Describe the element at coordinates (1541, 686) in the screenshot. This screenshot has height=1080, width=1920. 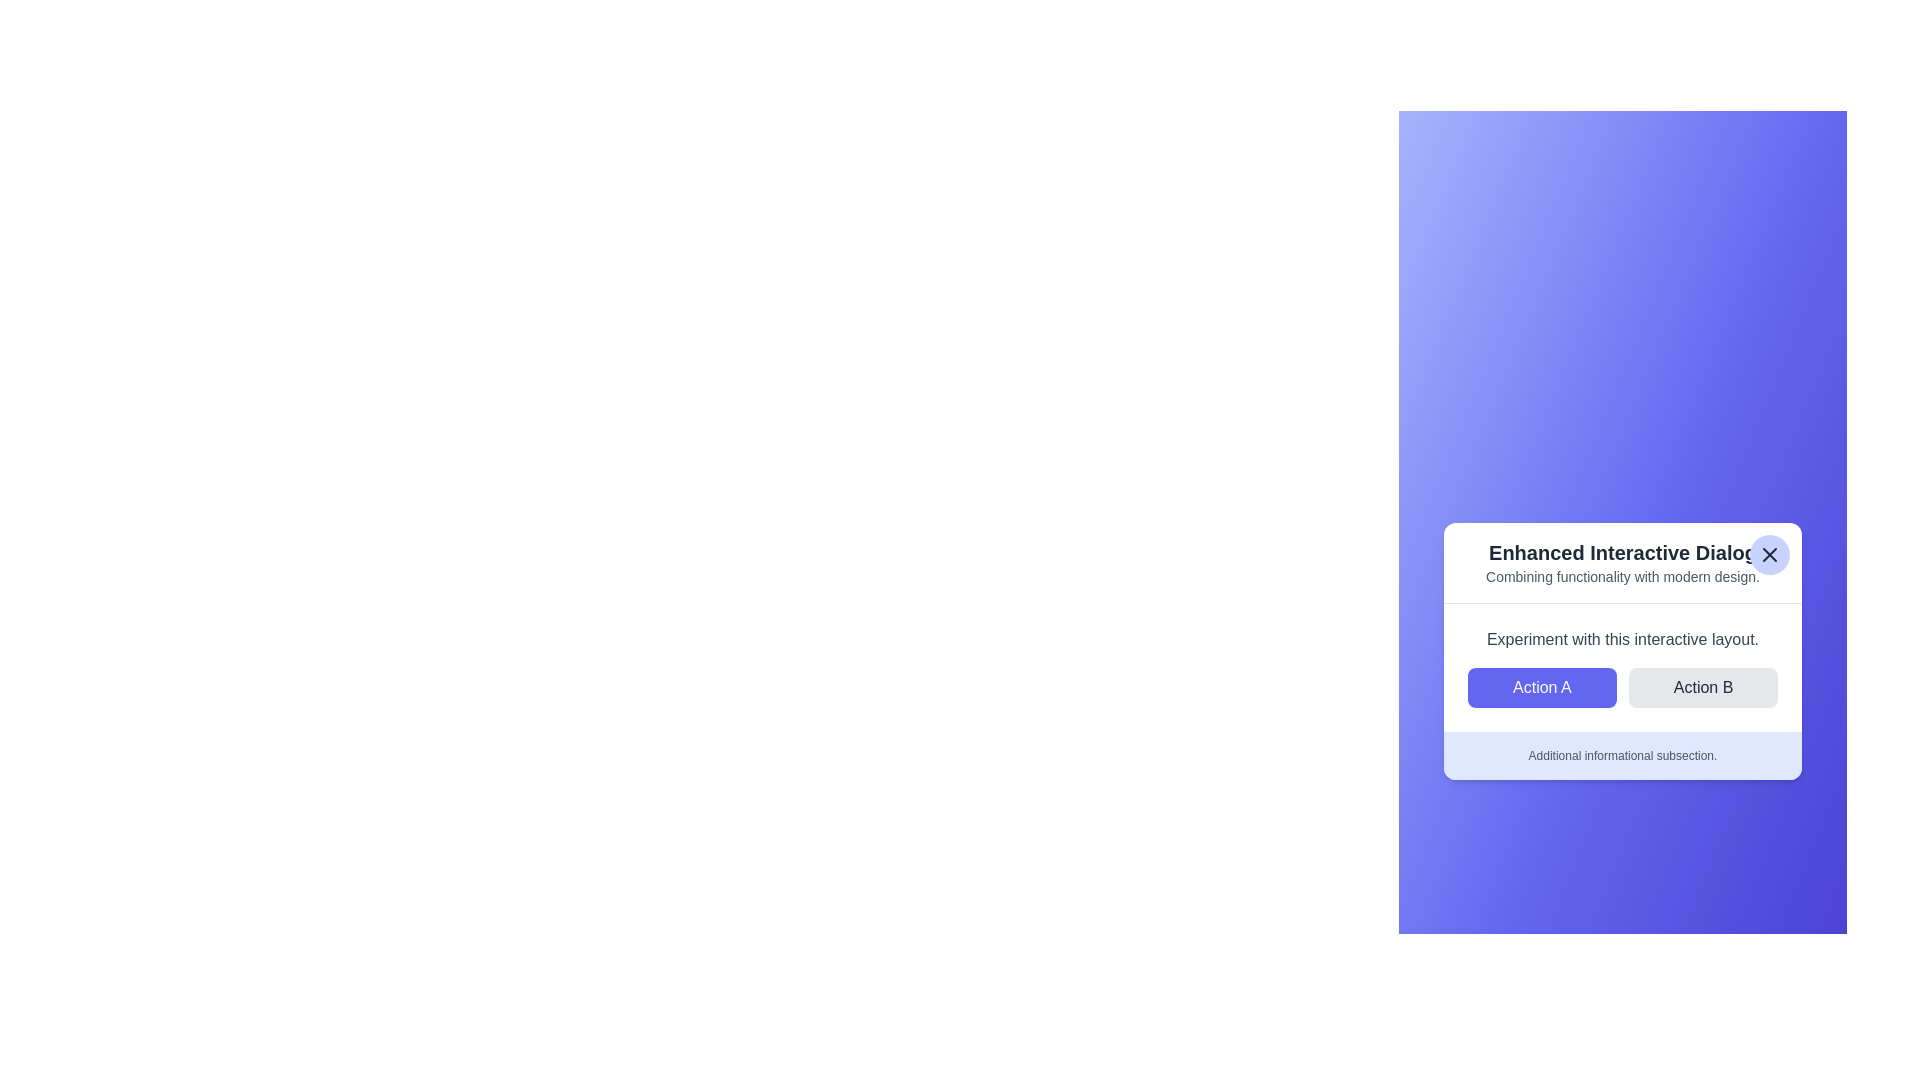
I see `the primary action button labeled 'Action A' located in the lower section of the dialog box` at that location.